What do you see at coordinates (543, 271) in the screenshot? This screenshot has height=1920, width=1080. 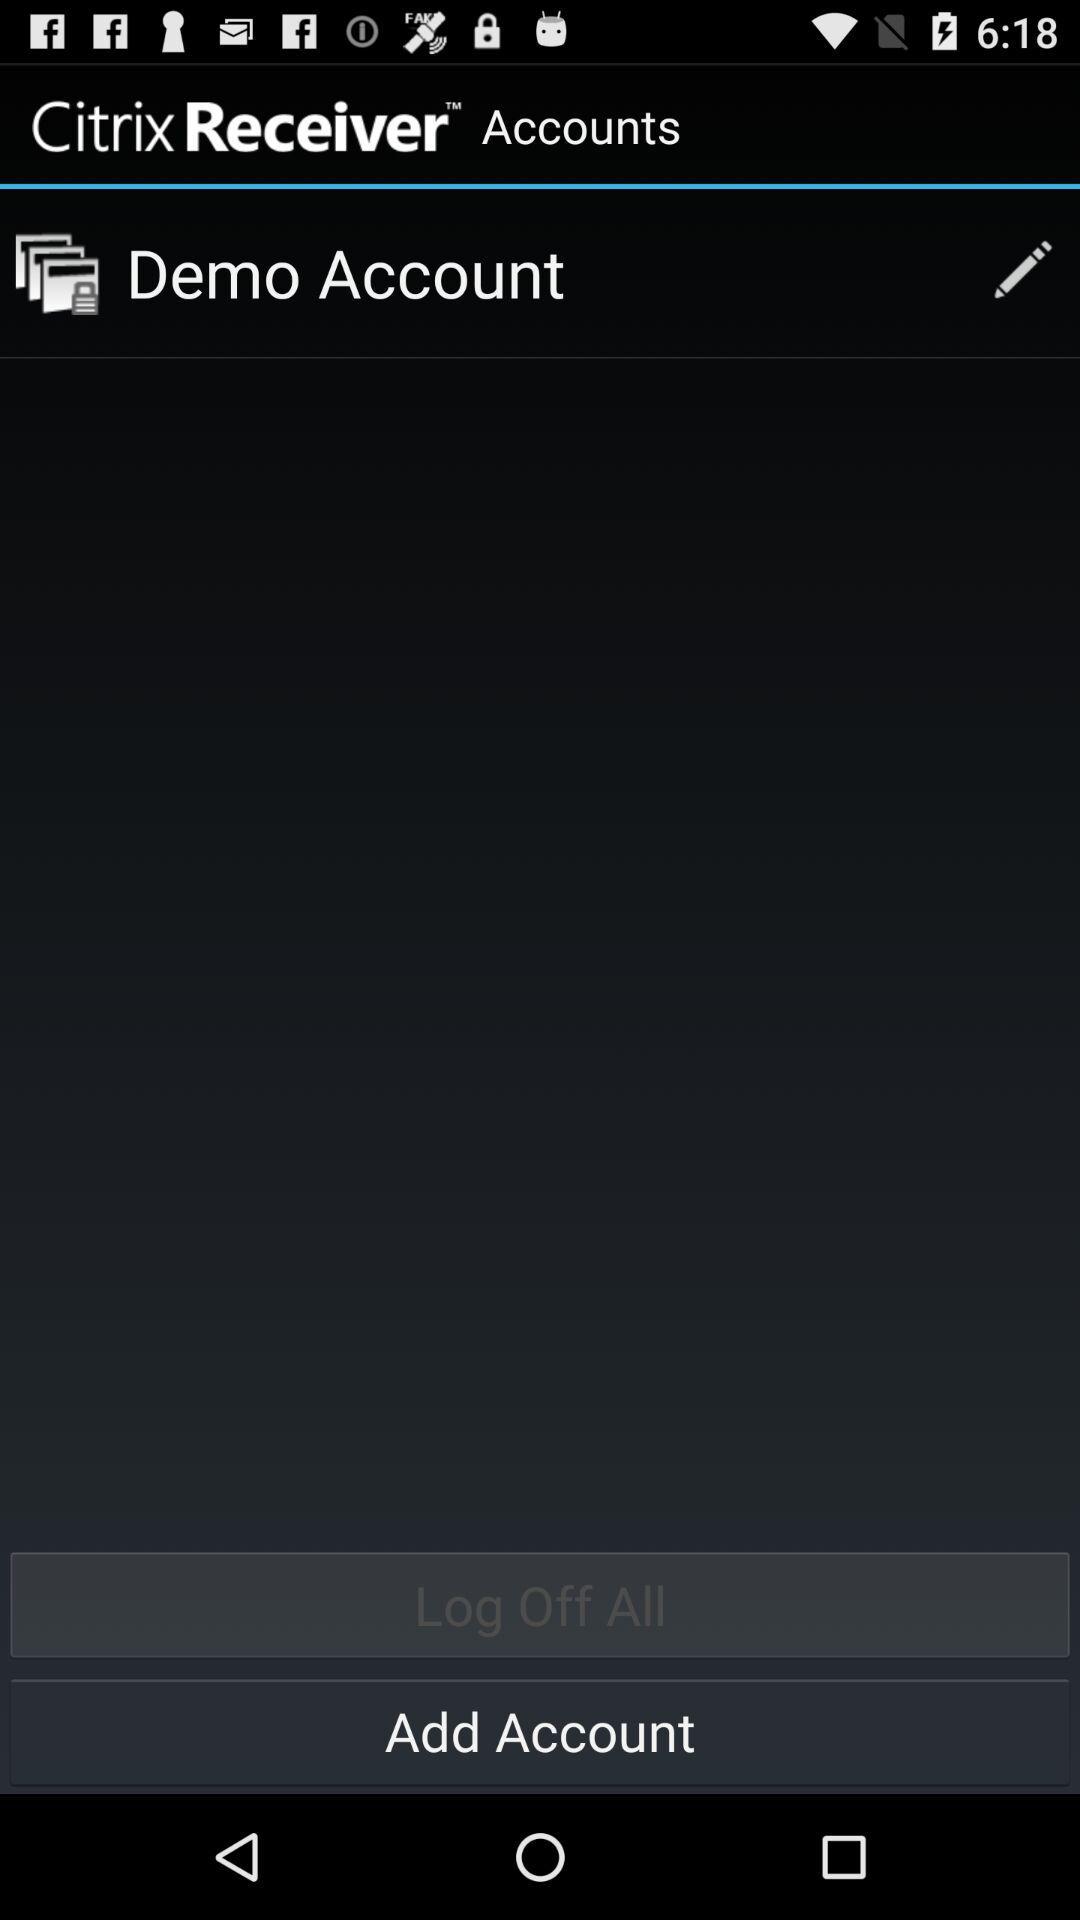 I see `the item above the log off all` at bounding box center [543, 271].